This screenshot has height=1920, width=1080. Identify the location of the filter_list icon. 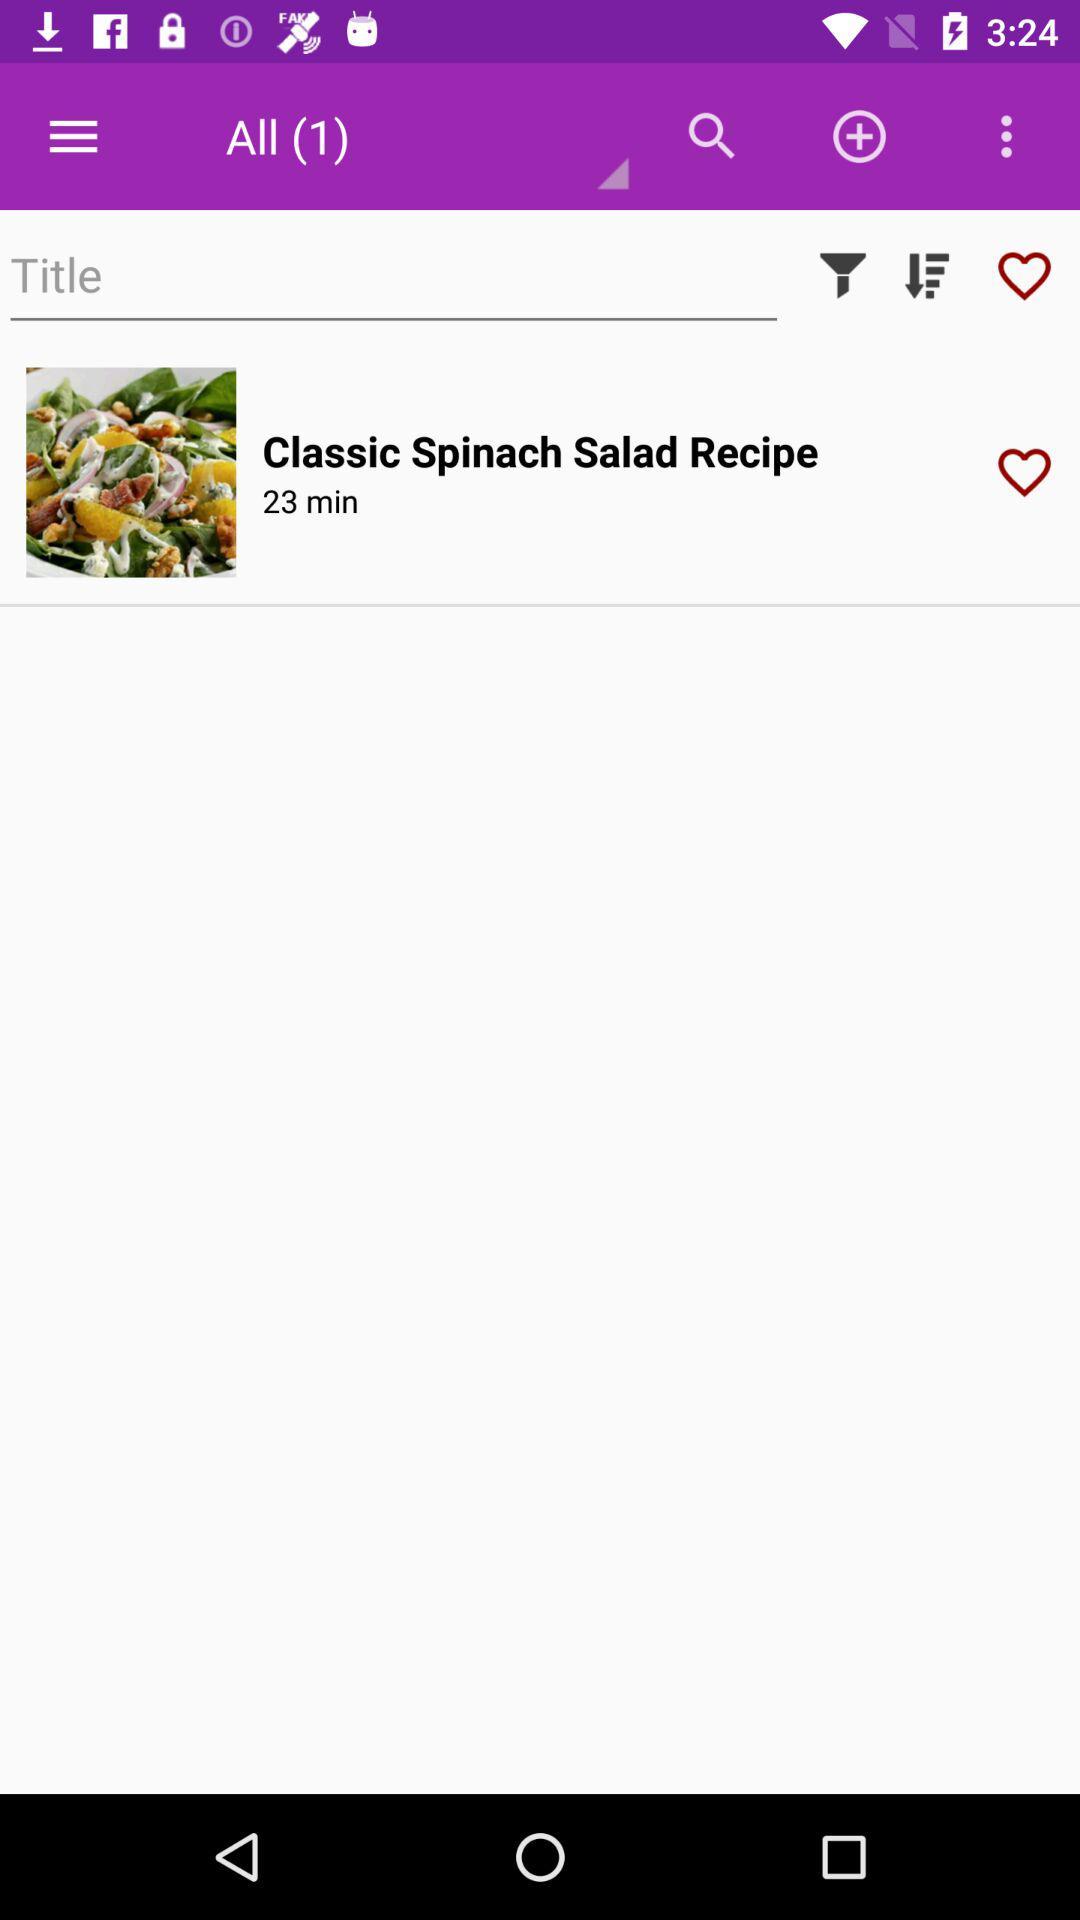
(926, 274).